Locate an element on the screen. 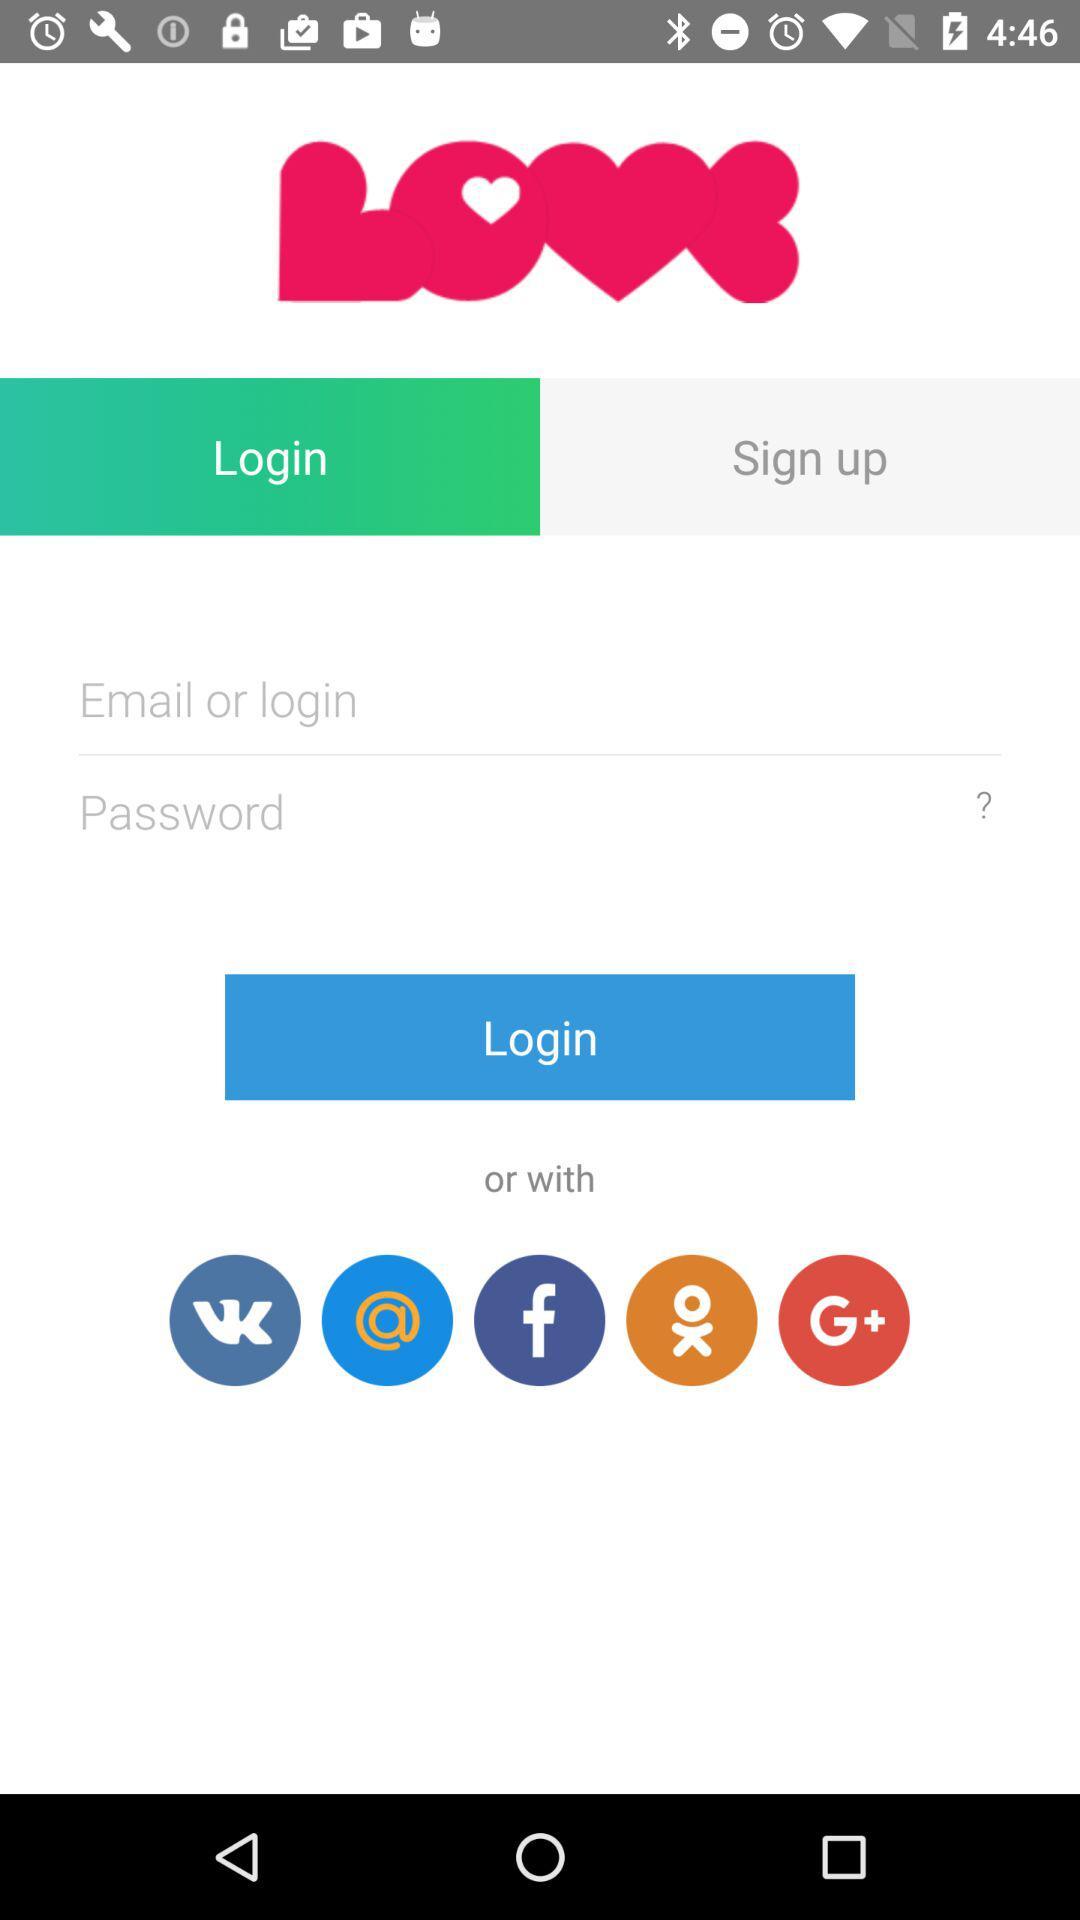 This screenshot has height=1920, width=1080. app below or with app is located at coordinates (538, 1320).